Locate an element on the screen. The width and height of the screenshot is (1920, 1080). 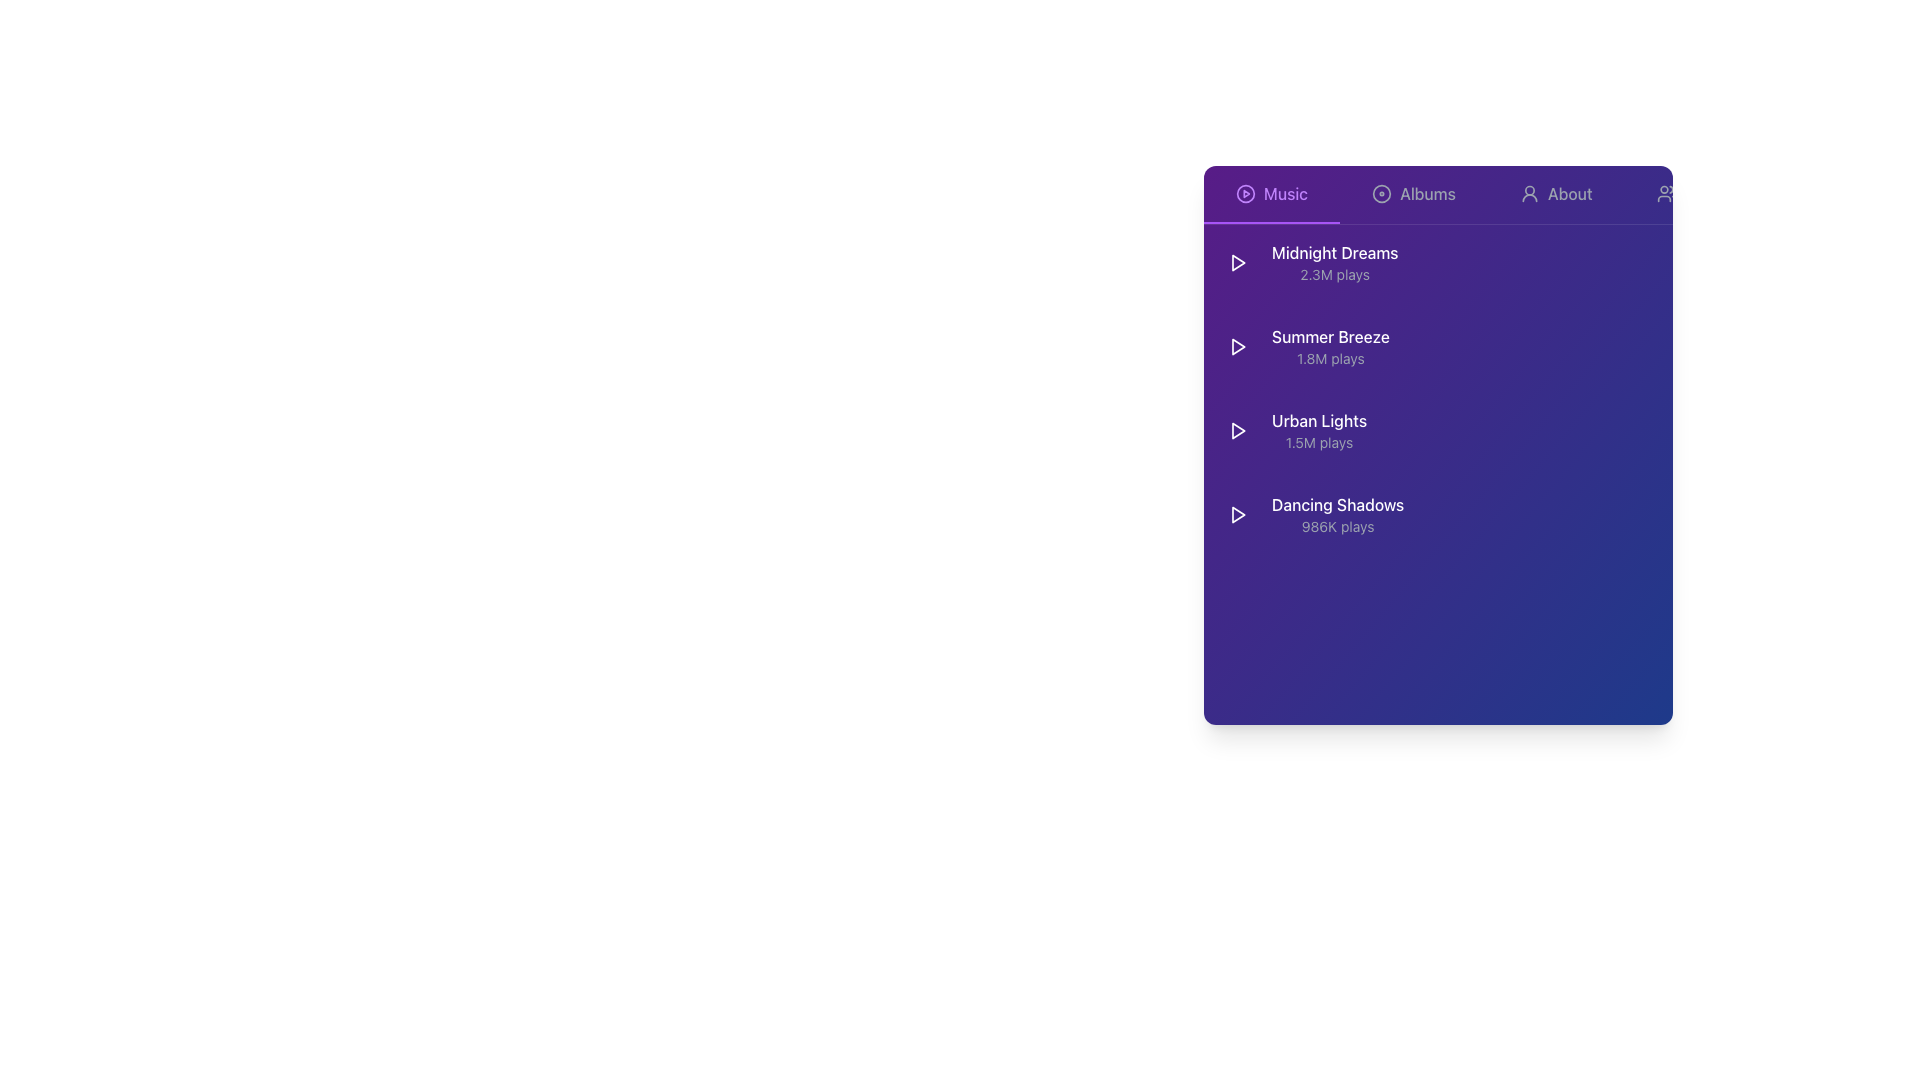
the small white outlined icon resembling a pair of people on a purple background, located at the top-right corner of the user interface is located at coordinates (1666, 193).